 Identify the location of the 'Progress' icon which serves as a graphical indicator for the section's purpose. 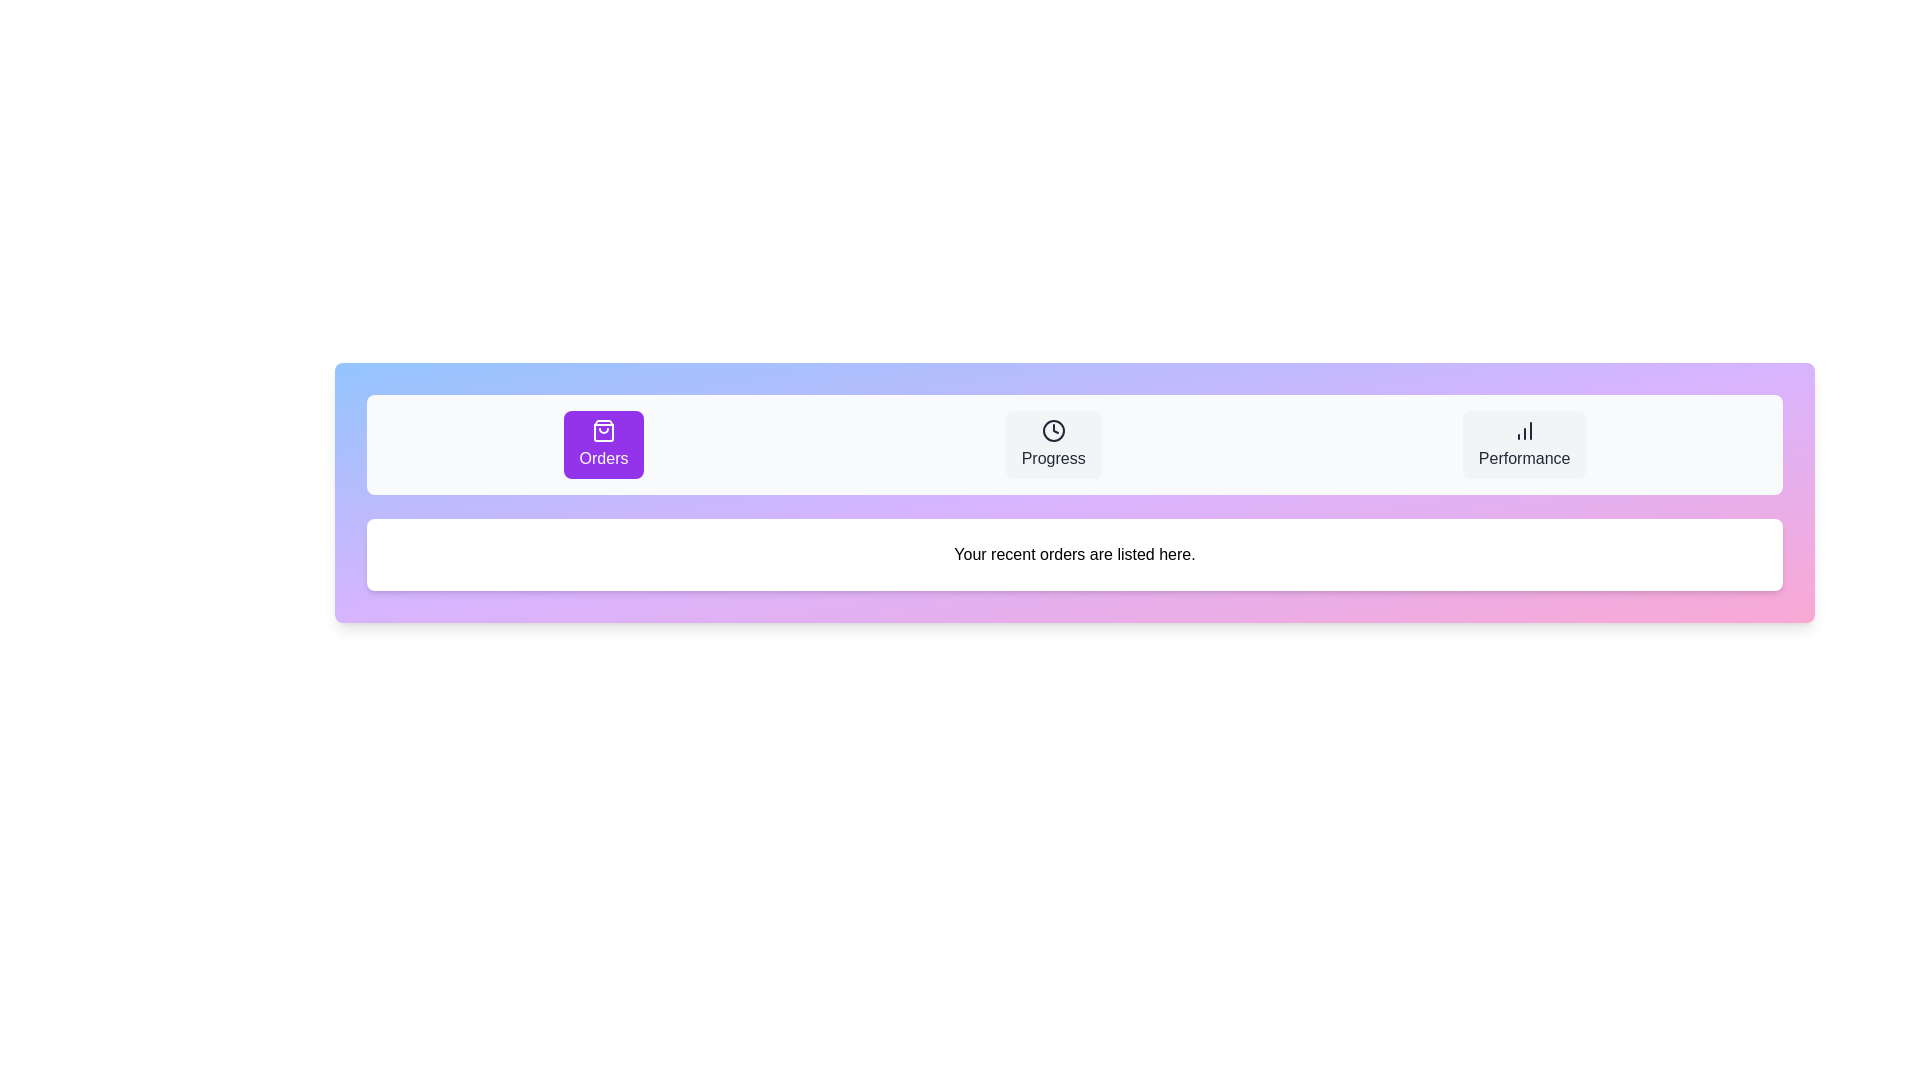
(1052, 430).